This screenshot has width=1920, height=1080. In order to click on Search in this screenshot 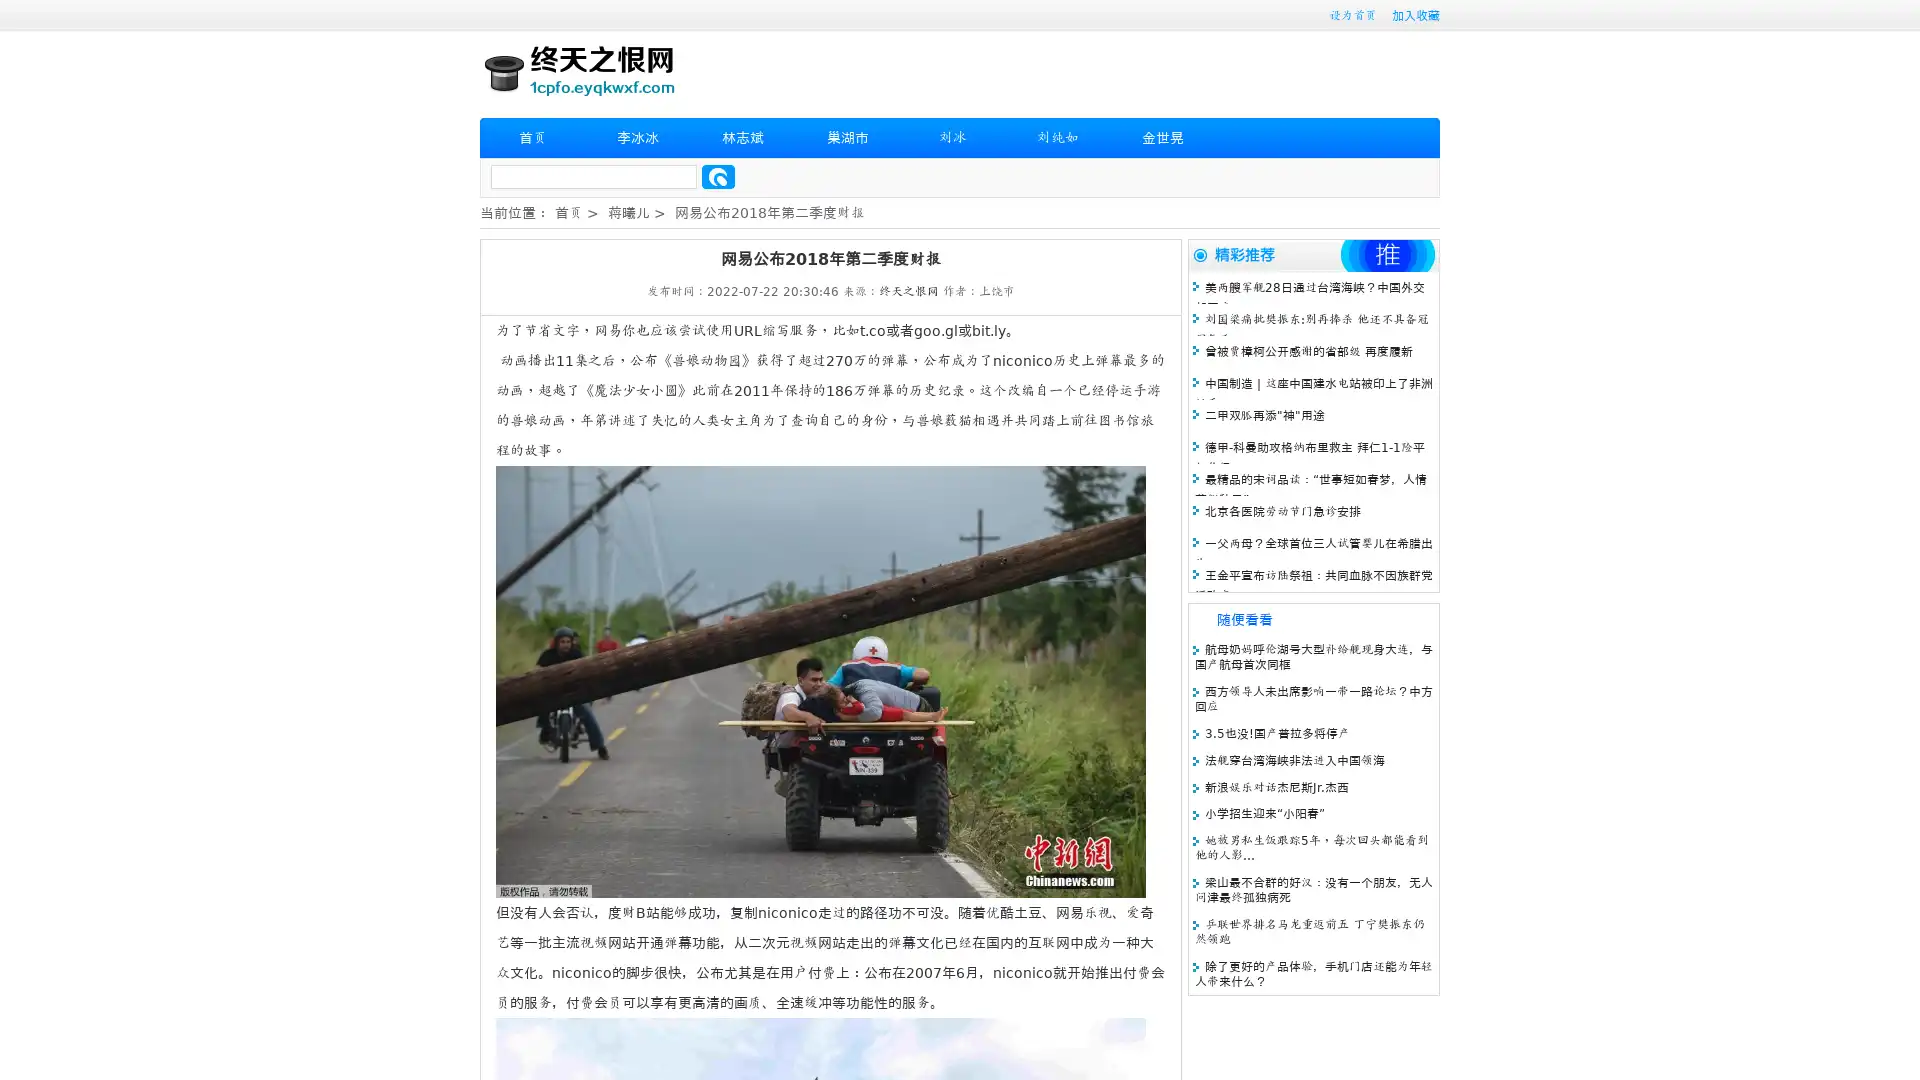, I will do `click(718, 176)`.